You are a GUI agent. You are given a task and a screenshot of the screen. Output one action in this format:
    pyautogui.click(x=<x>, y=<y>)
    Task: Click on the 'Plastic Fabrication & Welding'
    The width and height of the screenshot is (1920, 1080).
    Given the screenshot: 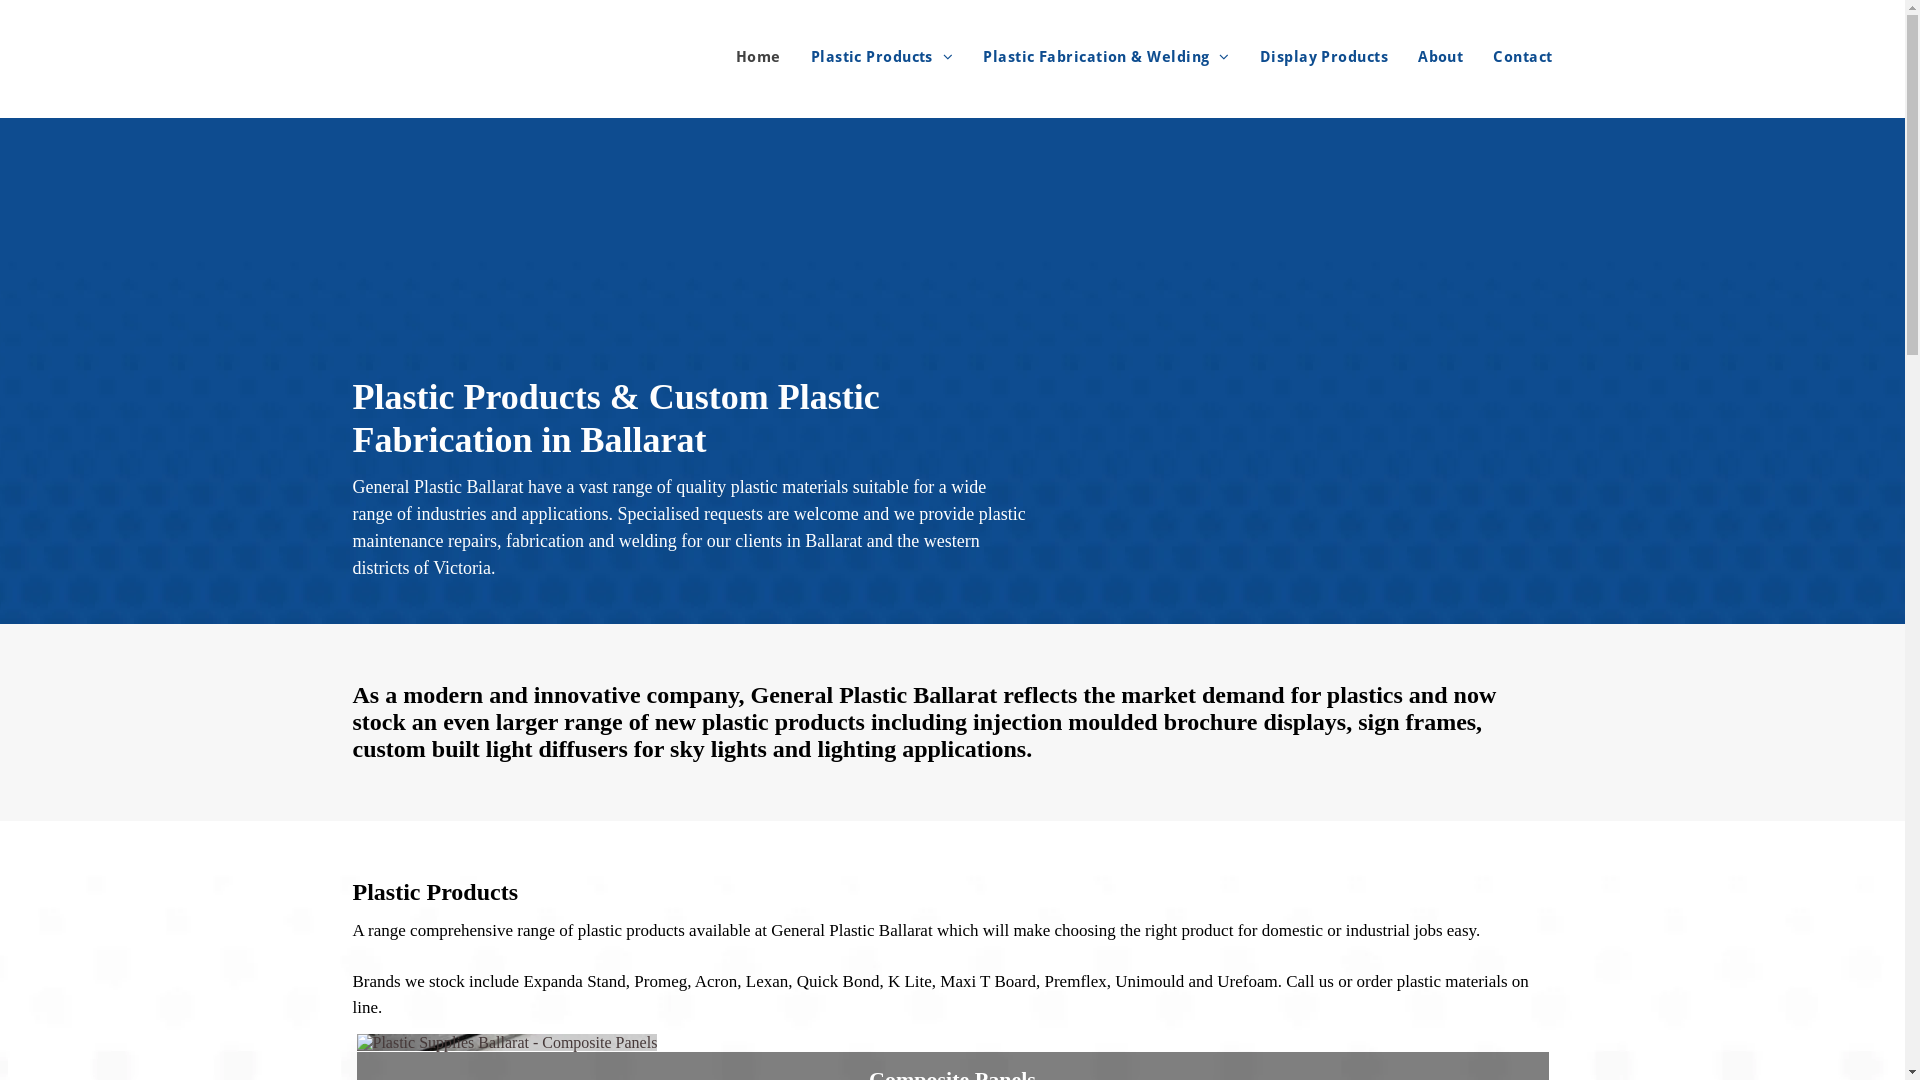 What is the action you would take?
    pyautogui.click(x=1090, y=56)
    